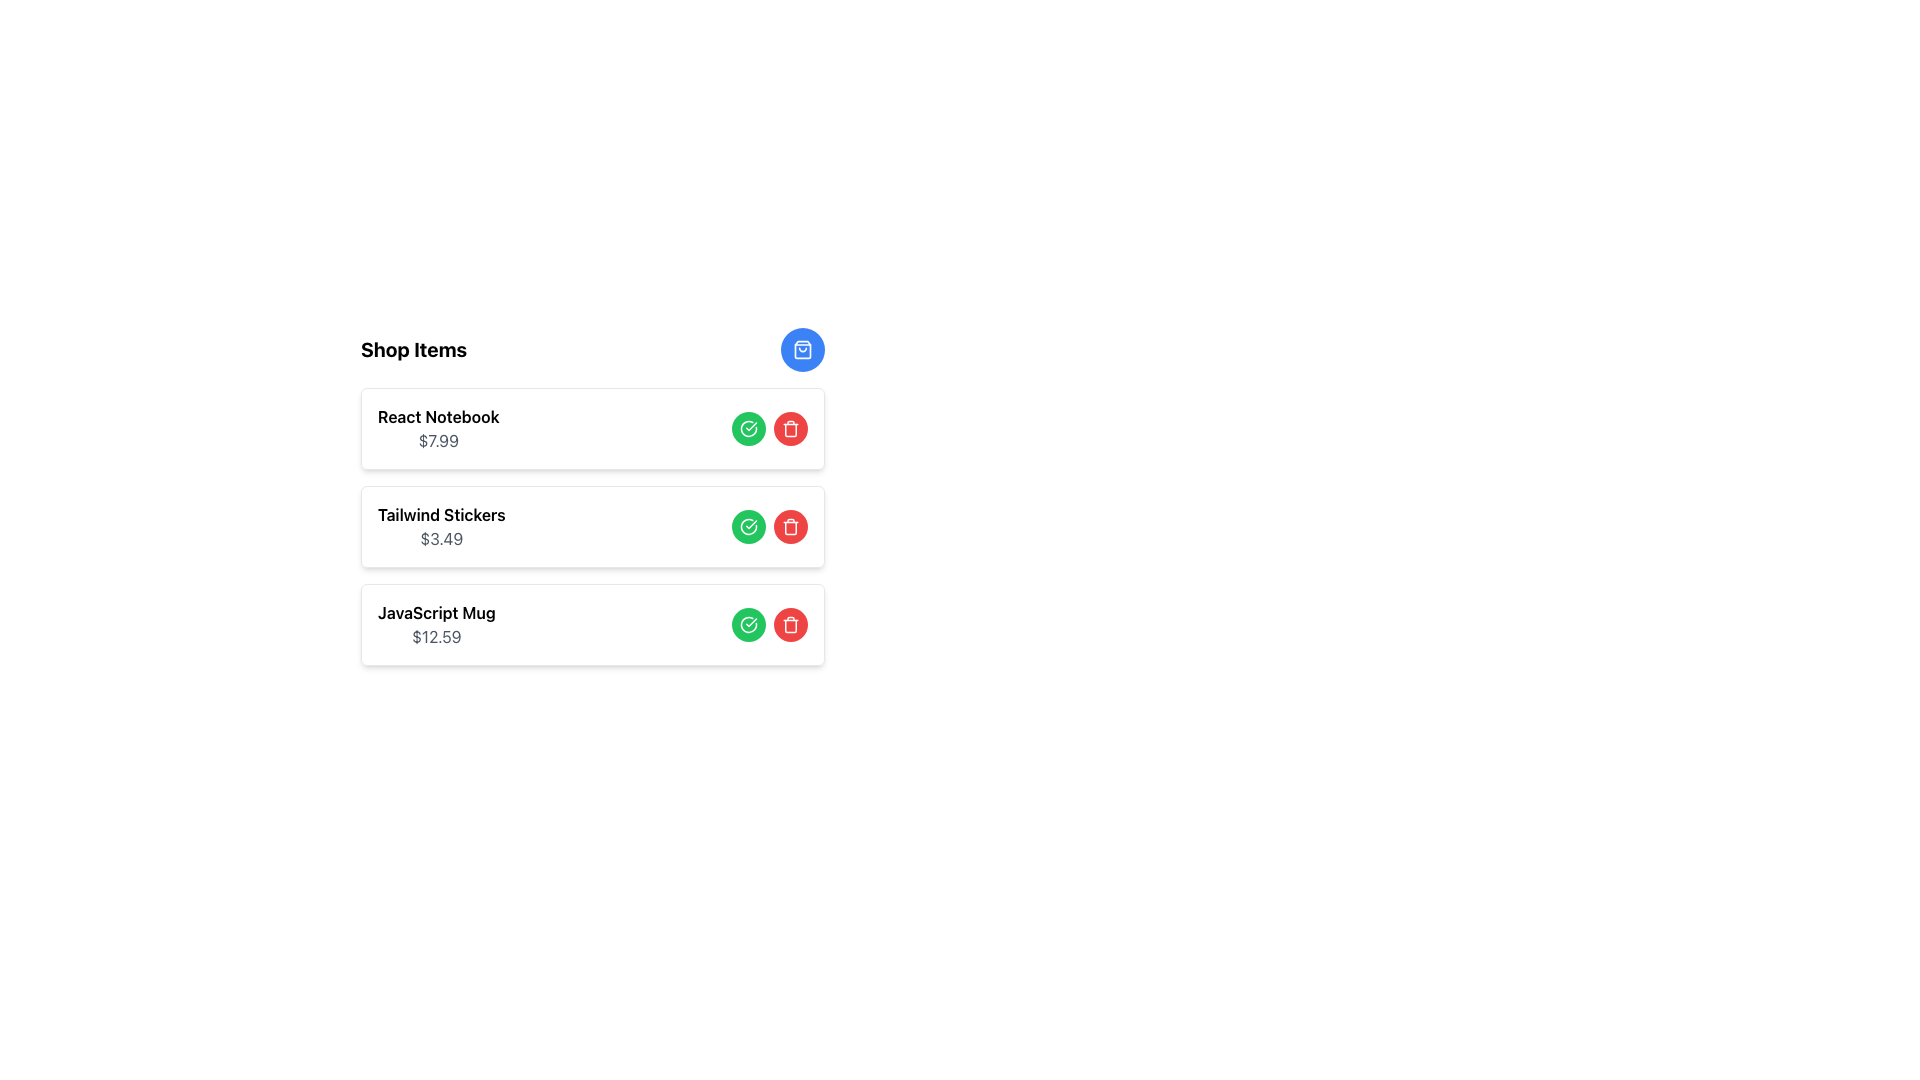 The height and width of the screenshot is (1080, 1920). What do you see at coordinates (440, 514) in the screenshot?
I see `the 'Tailwind Stickers' text label, which is bold and positioned above the price label '$3.49' in the second item of the 'Shop Items' list` at bounding box center [440, 514].